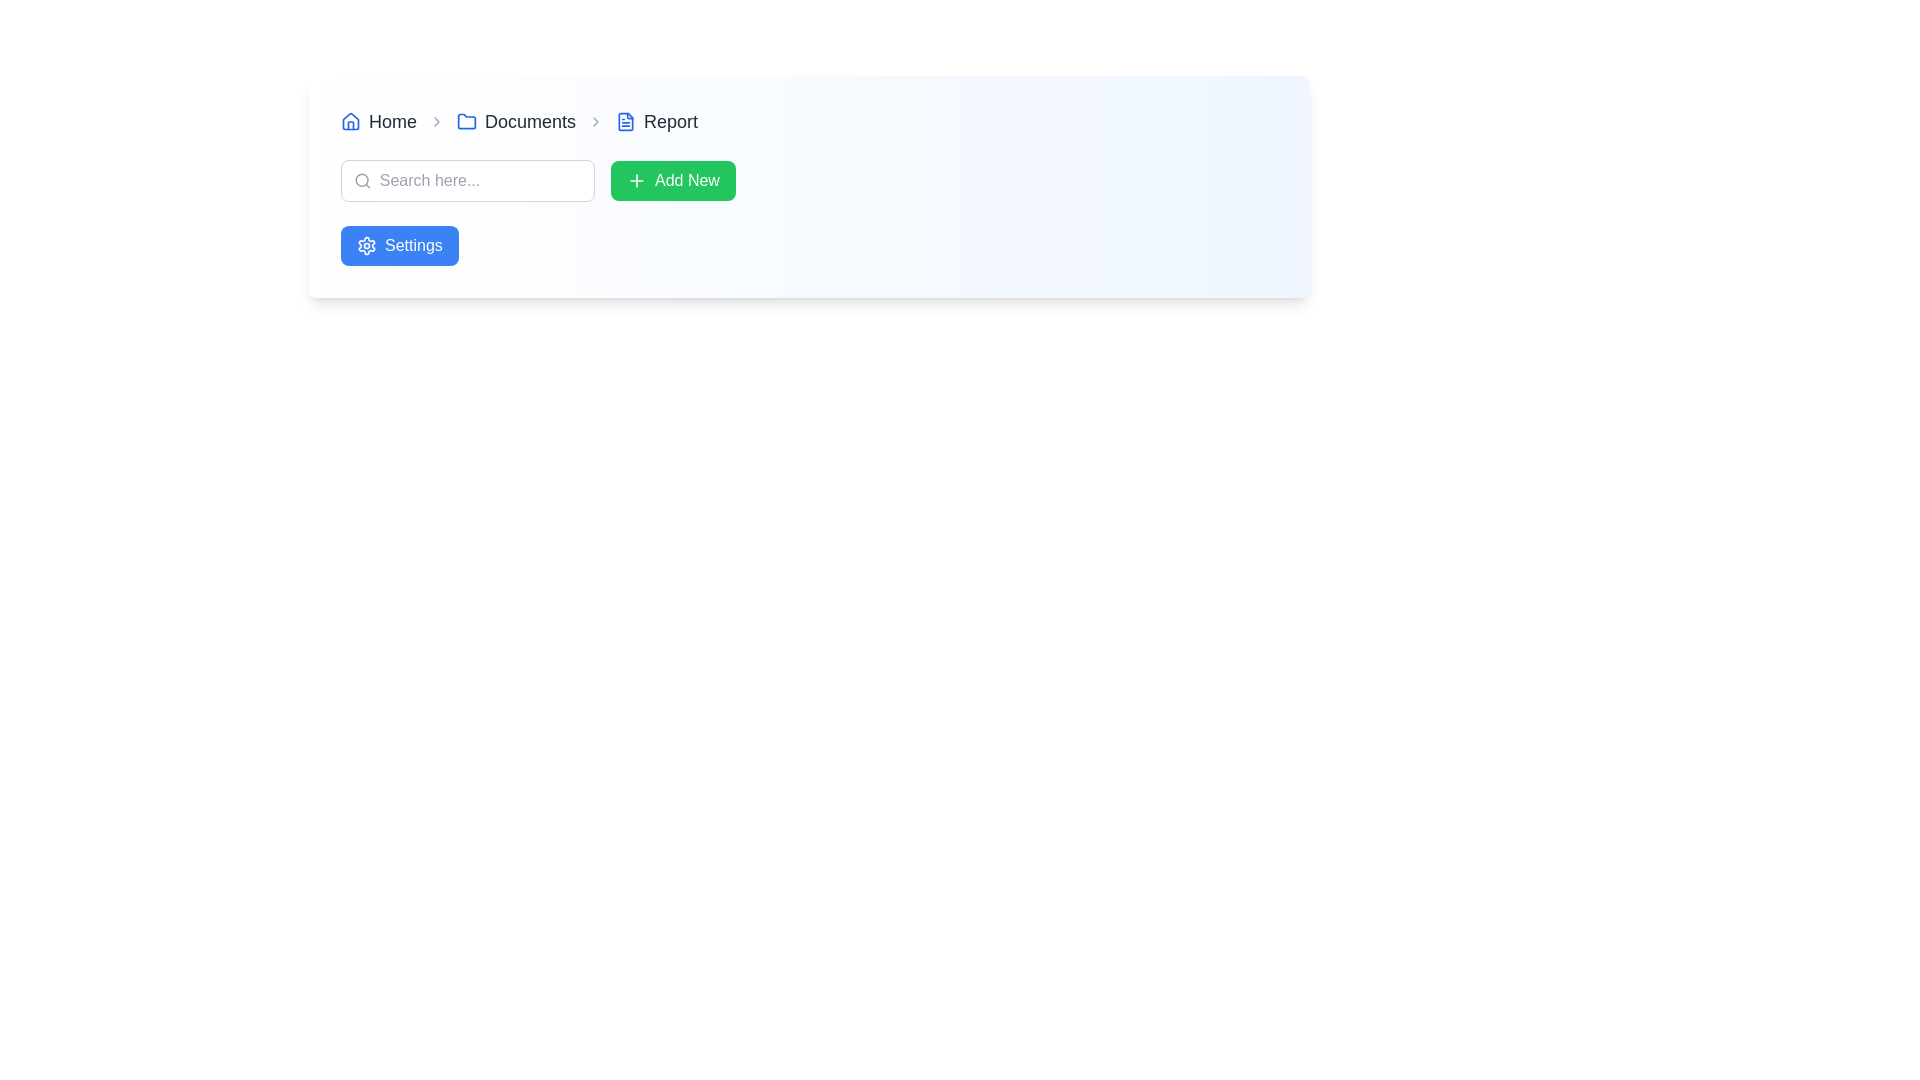 The width and height of the screenshot is (1920, 1080). What do you see at coordinates (657, 122) in the screenshot?
I see `the 'Report' text label, which is the last element in the breadcrumb navigation indicating 'Home > Documents > Report'` at bounding box center [657, 122].